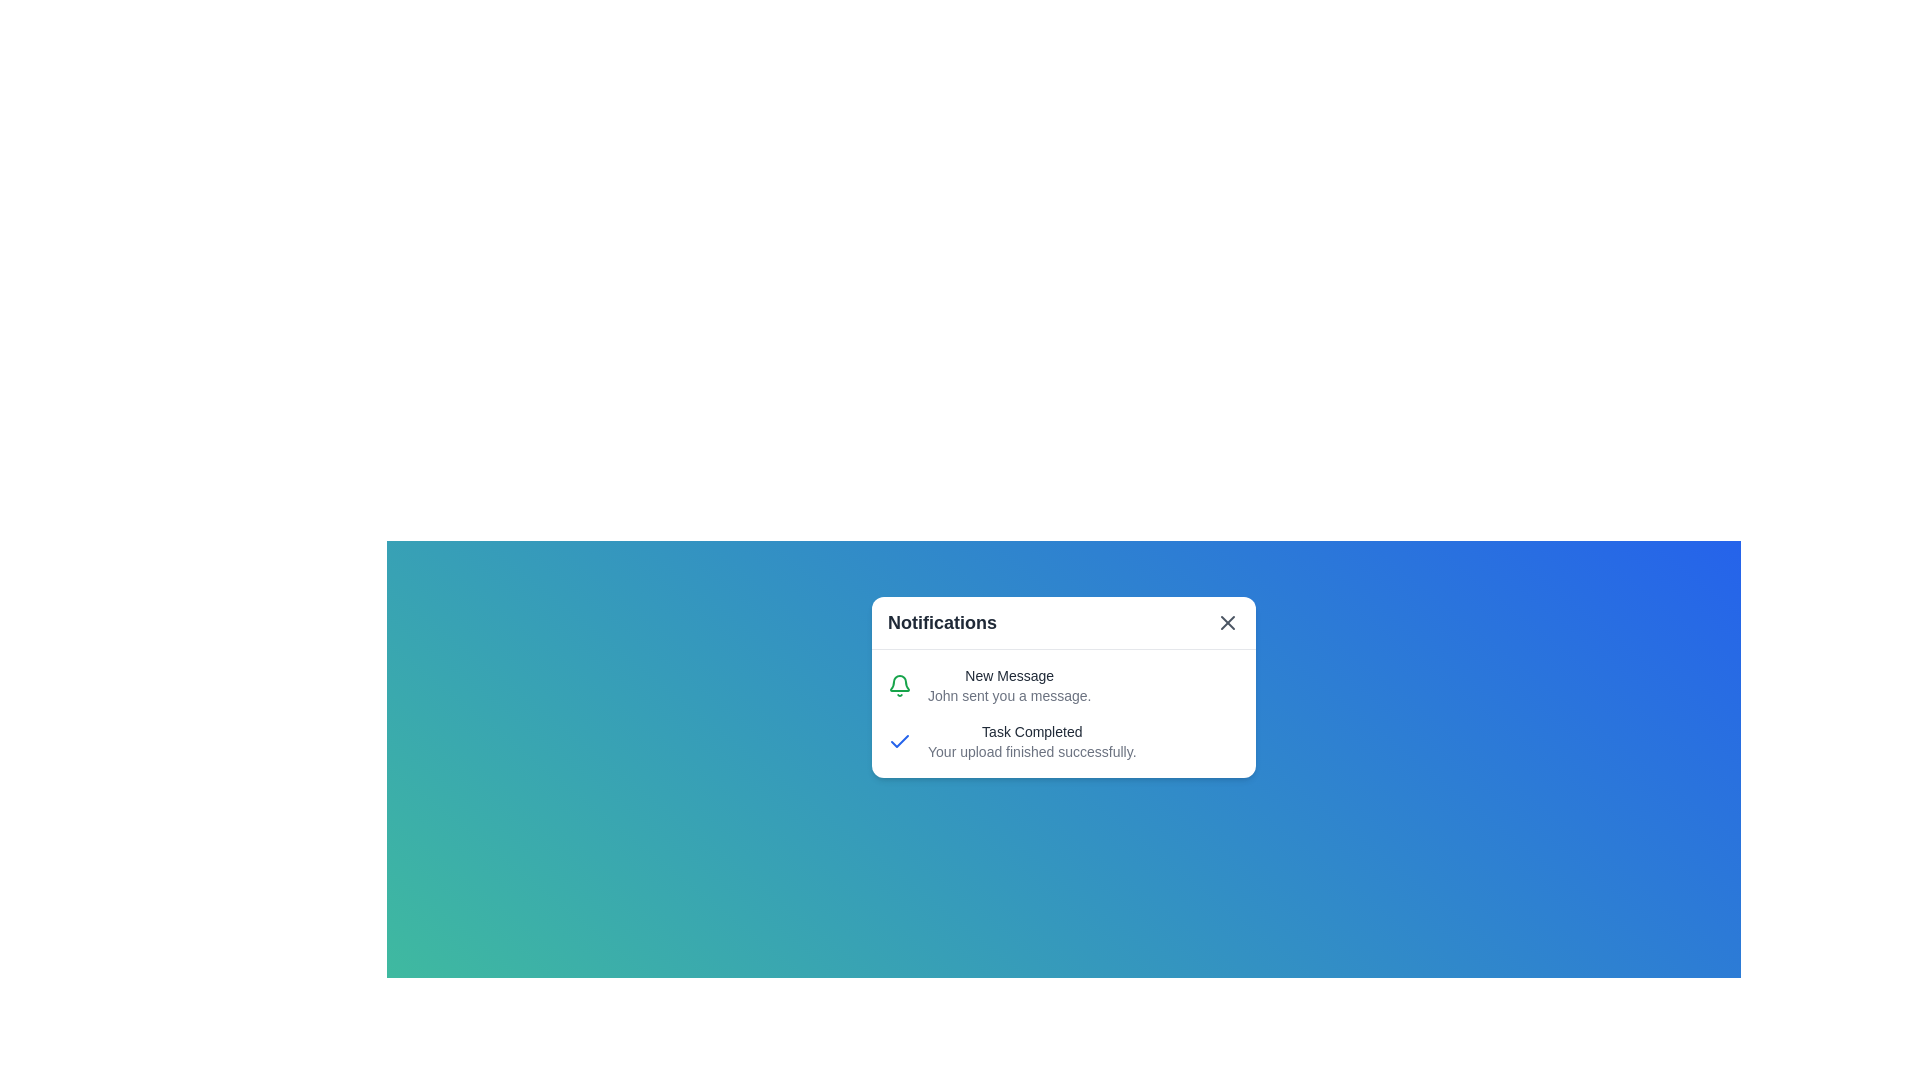  Describe the element at coordinates (1032, 752) in the screenshot. I see `the static text 'Your upload finished successfully.' styled in gray font, located under 'Task Completed' in the notification card` at that location.